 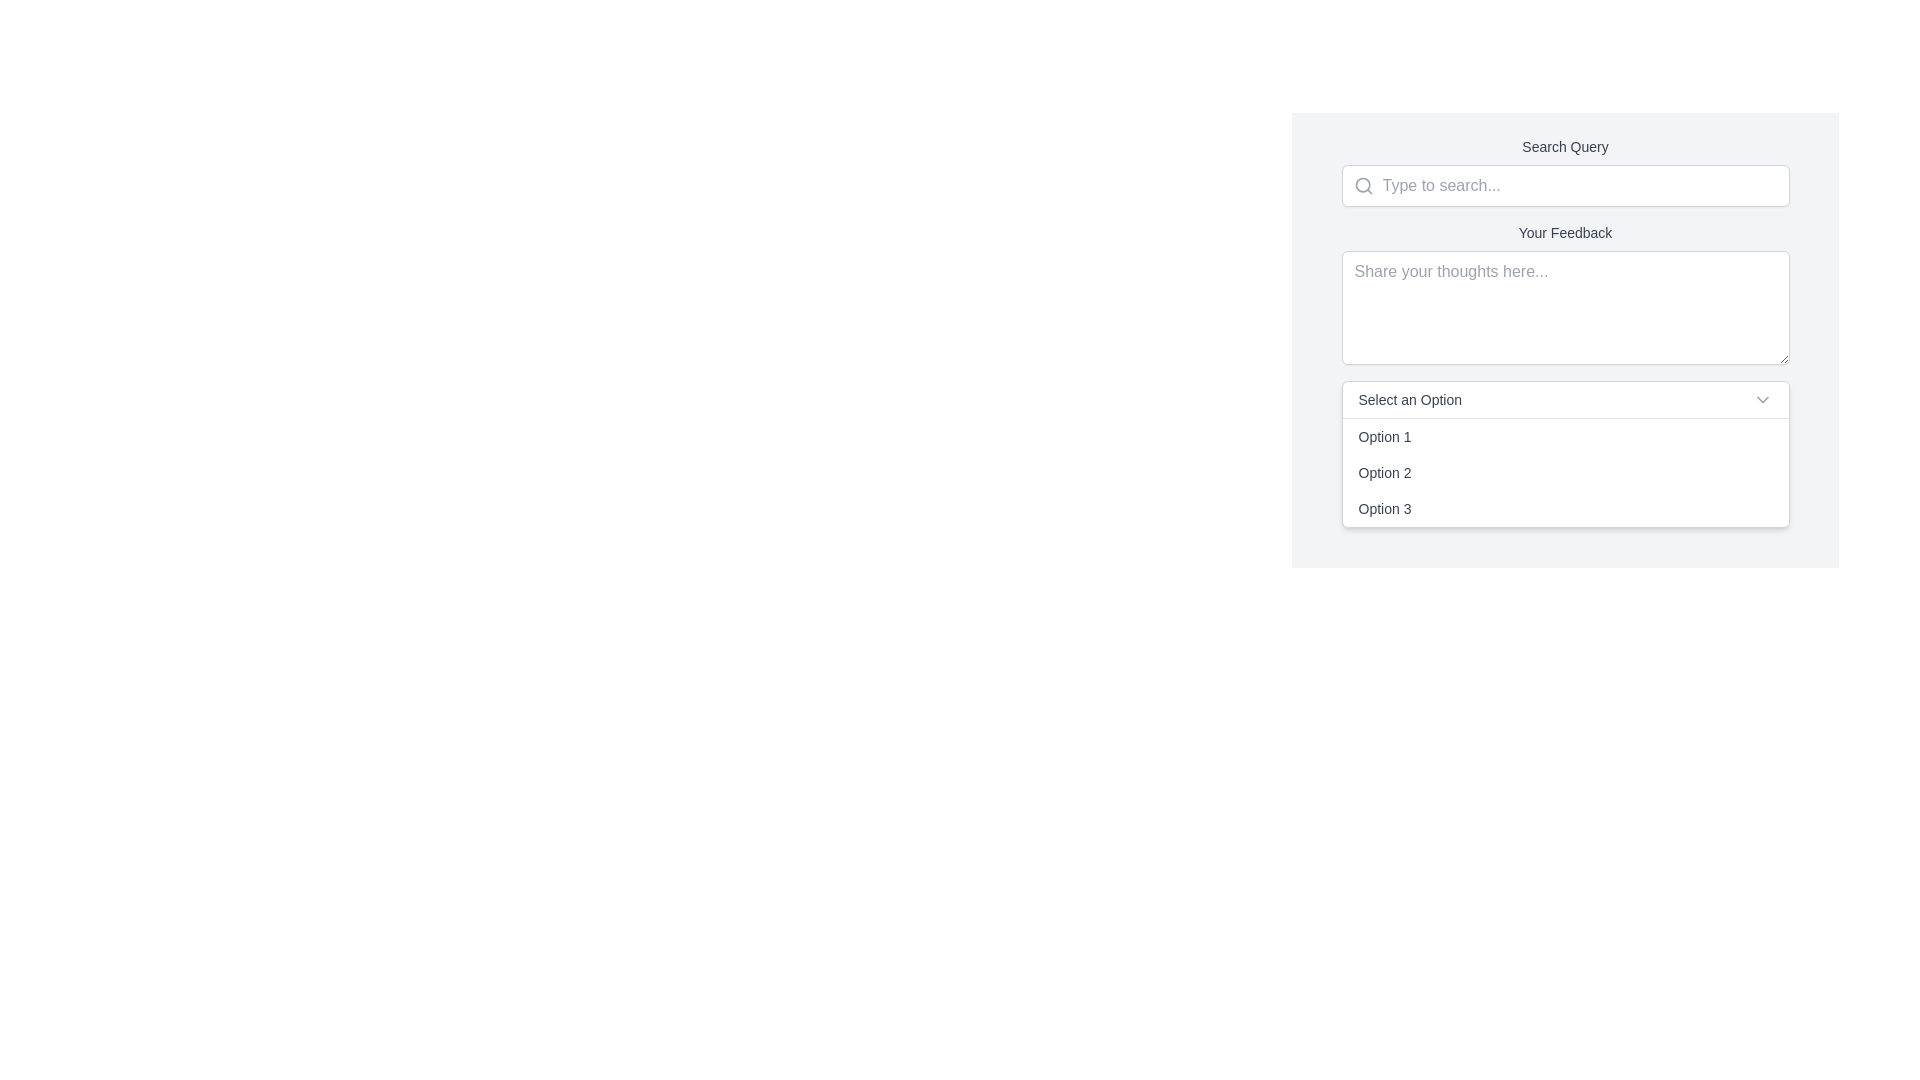 I want to click on the search icon located at the left side of the search text input box, which symbolizes the search functionality and aligns vertically with the placeholder text 'Type to search...', so click(x=1357, y=185).